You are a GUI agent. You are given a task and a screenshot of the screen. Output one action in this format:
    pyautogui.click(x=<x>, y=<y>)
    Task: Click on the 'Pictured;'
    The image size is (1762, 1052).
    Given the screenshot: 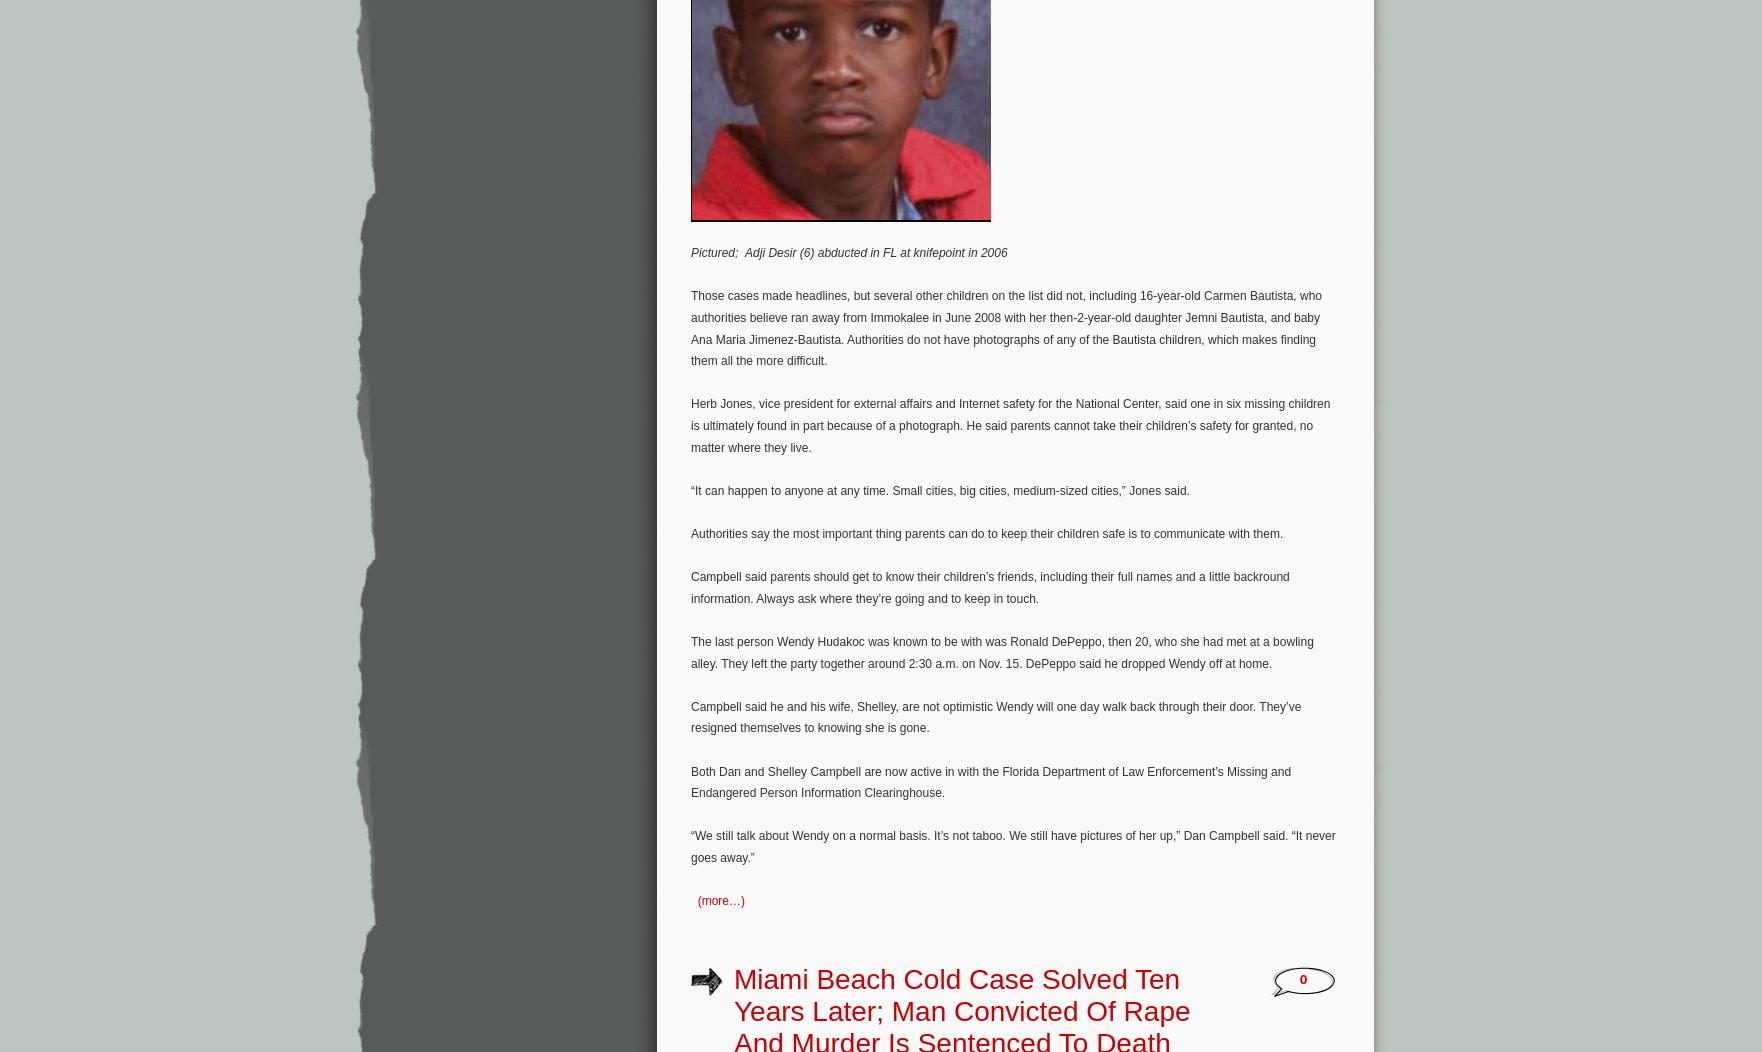 What is the action you would take?
    pyautogui.click(x=713, y=252)
    